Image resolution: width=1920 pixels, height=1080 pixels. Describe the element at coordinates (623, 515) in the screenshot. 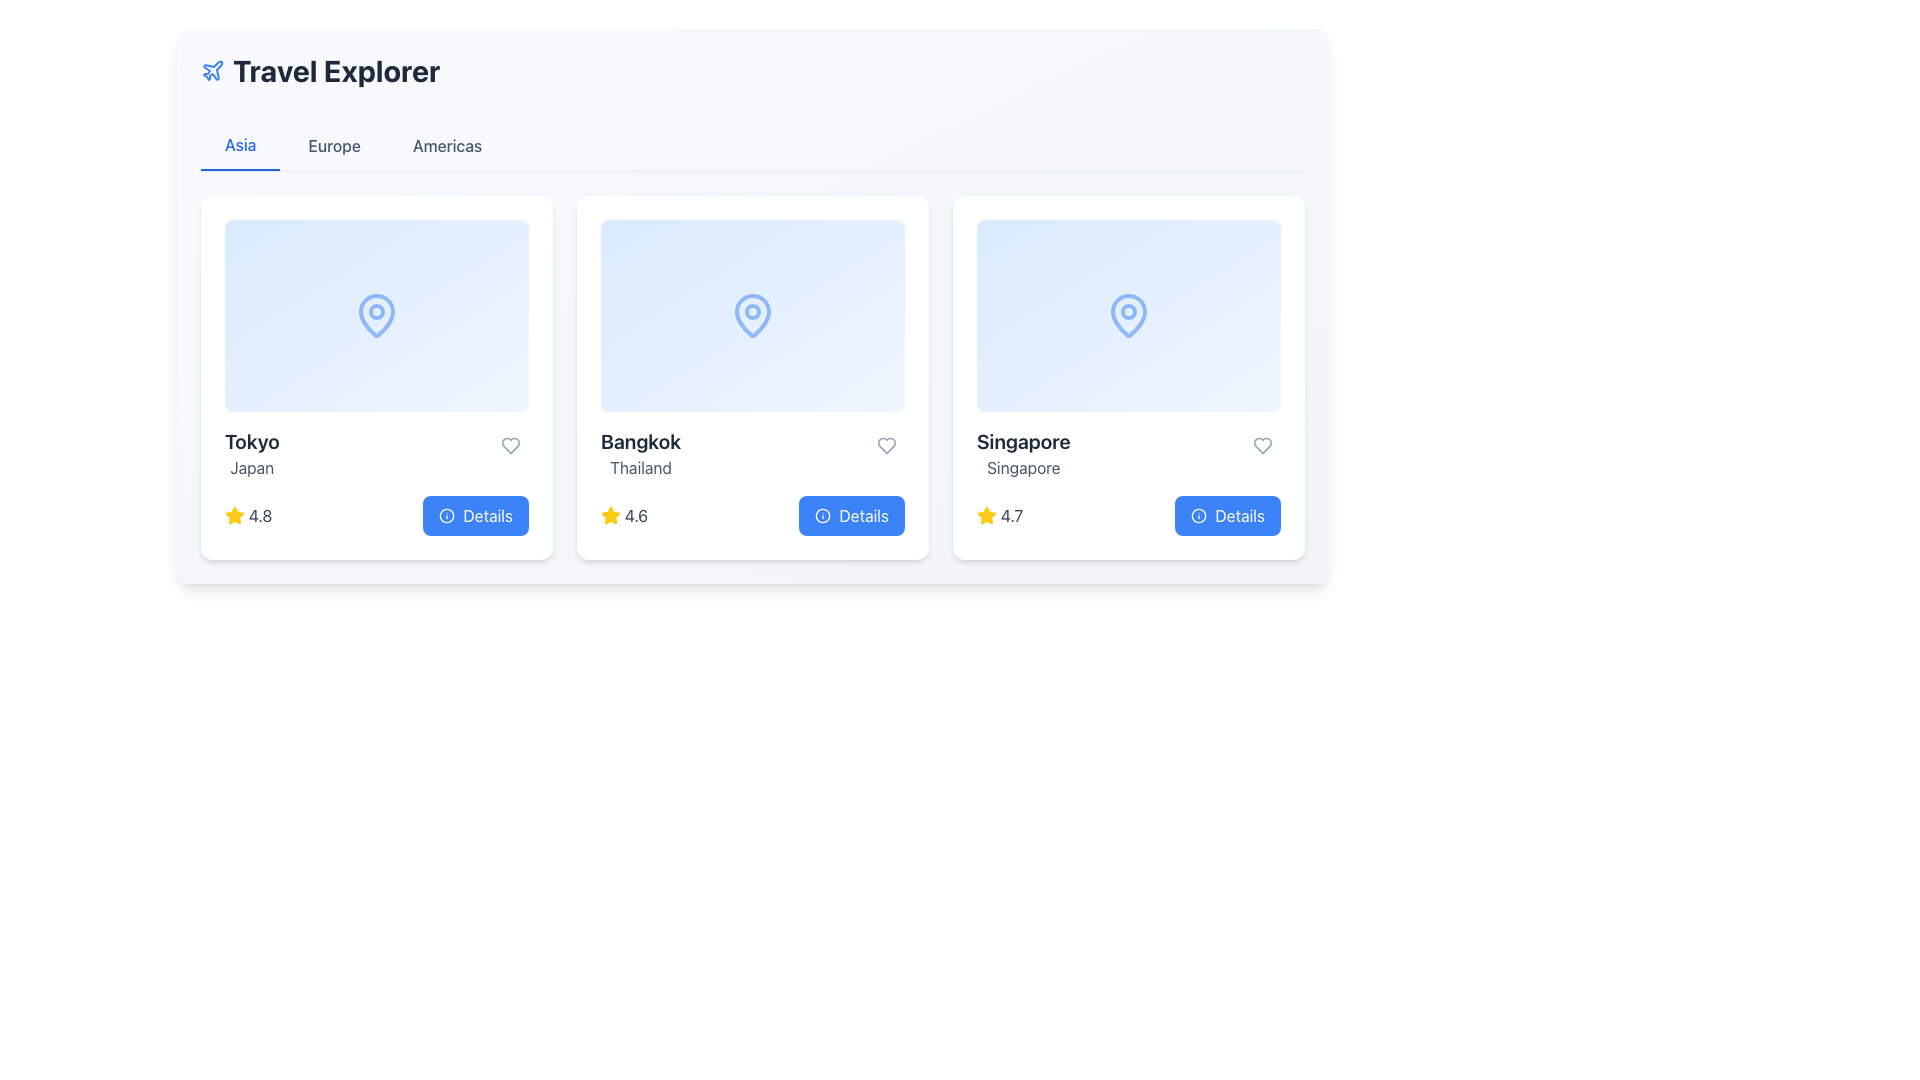

I see `the Rating display element, which consists of a yellow star icon and the text '4.6', located within the card for 'Bangkok, Thailand'` at that location.